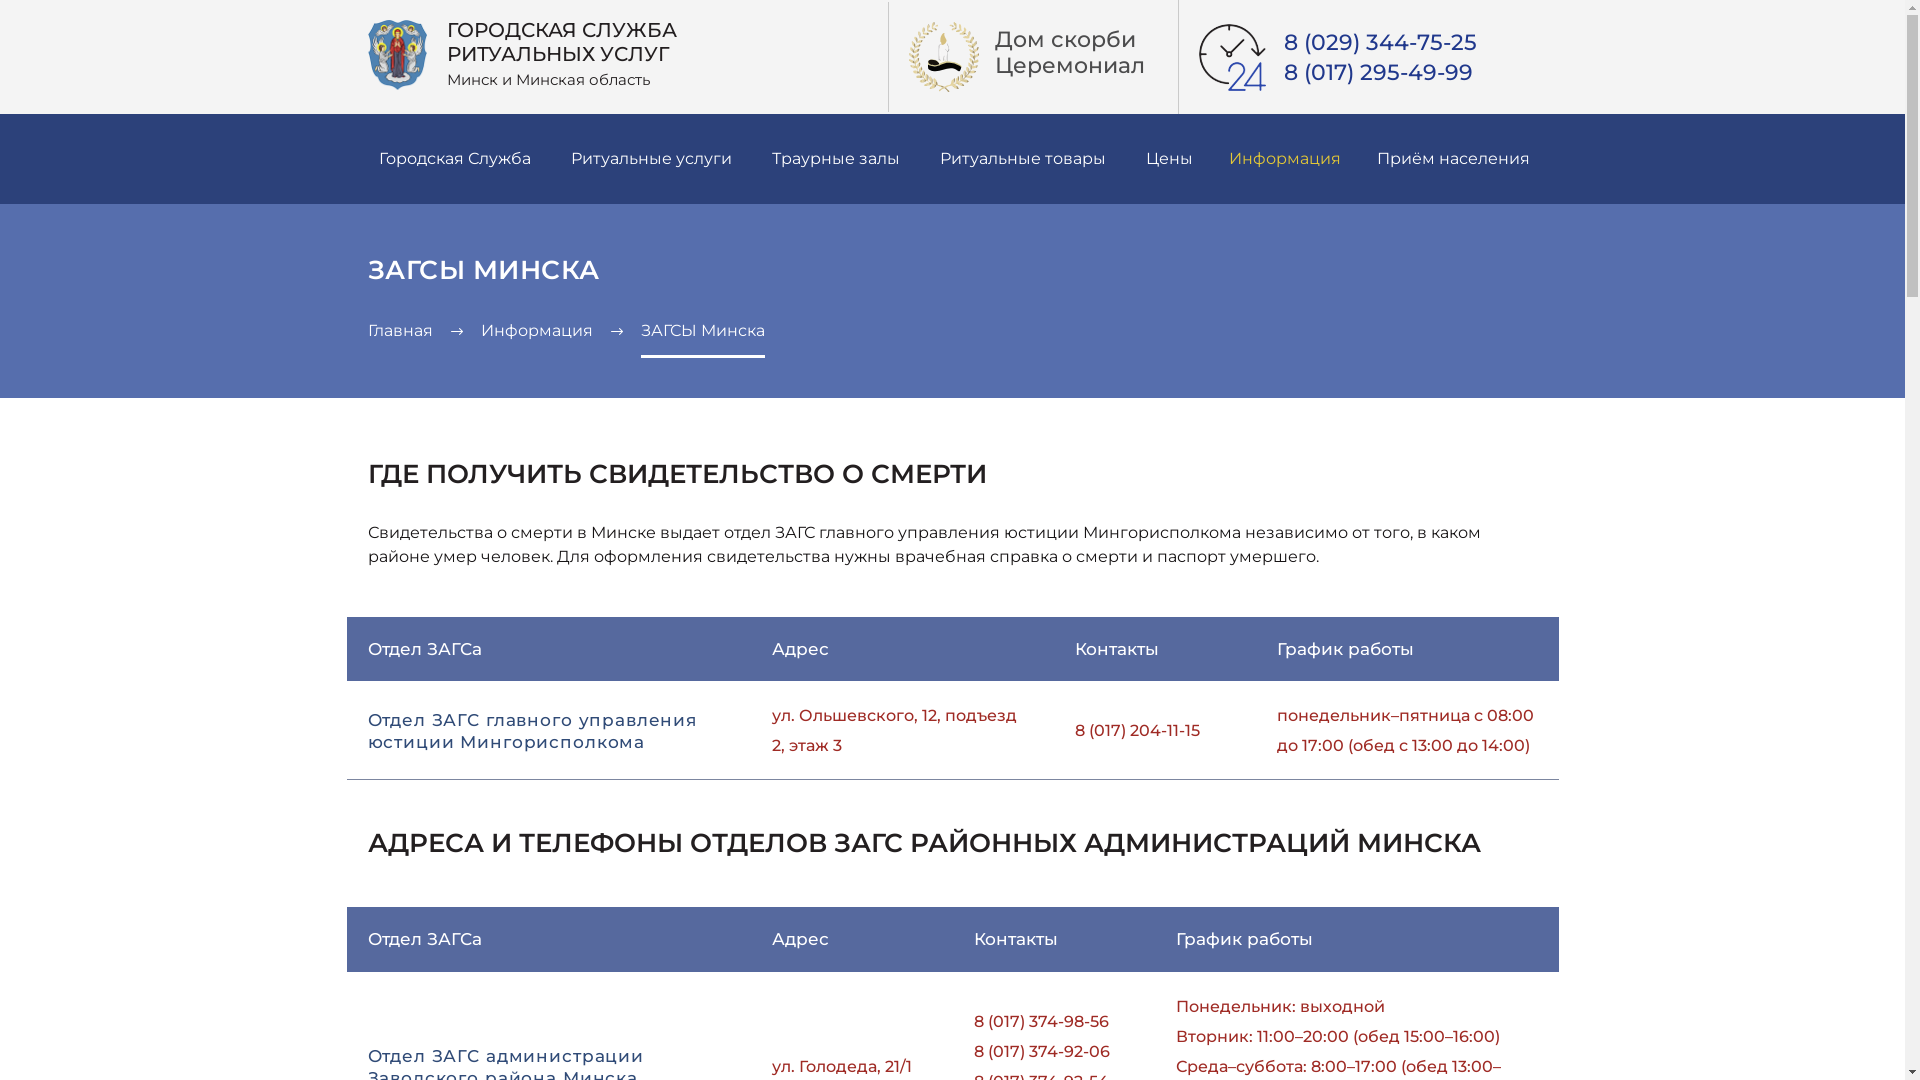  Describe the element at coordinates (1283, 42) in the screenshot. I see `'8 (029) 344-75-25'` at that location.